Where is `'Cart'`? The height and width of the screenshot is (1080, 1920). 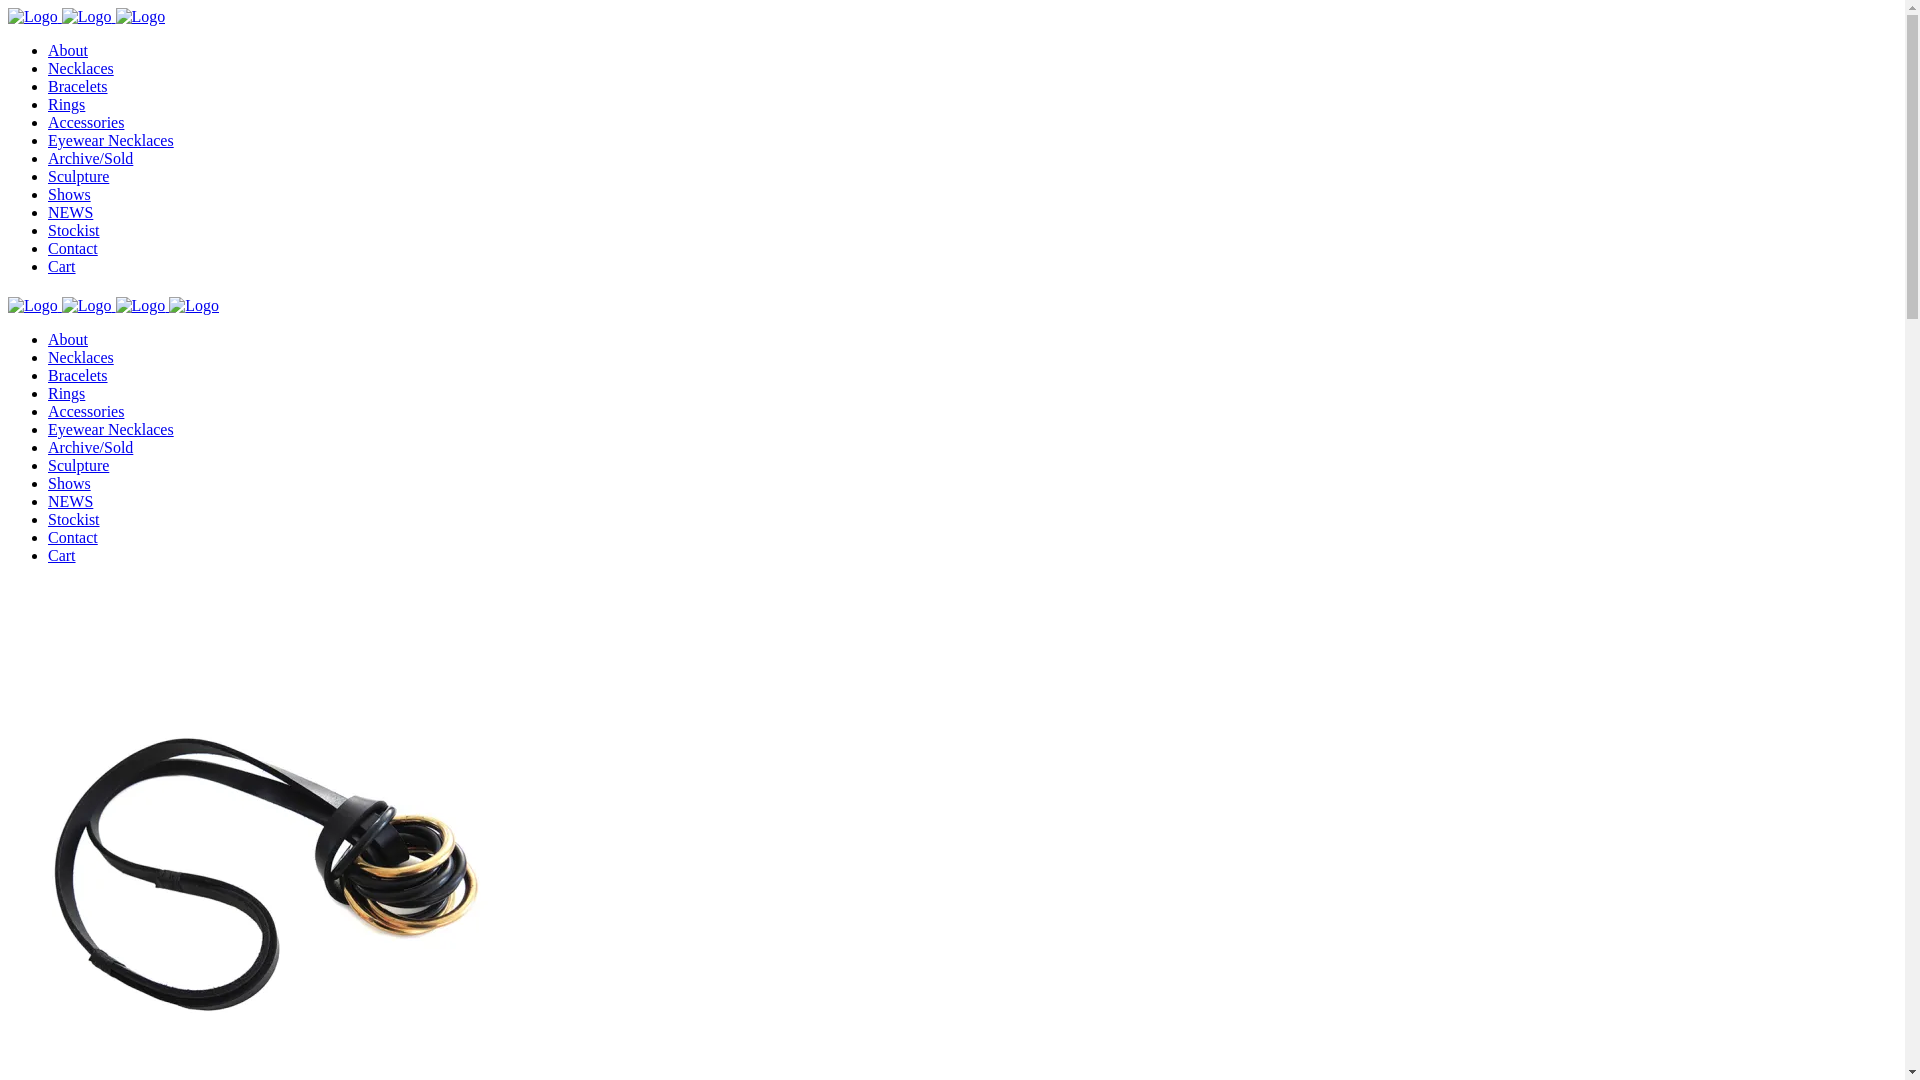
'Cart' is located at coordinates (62, 265).